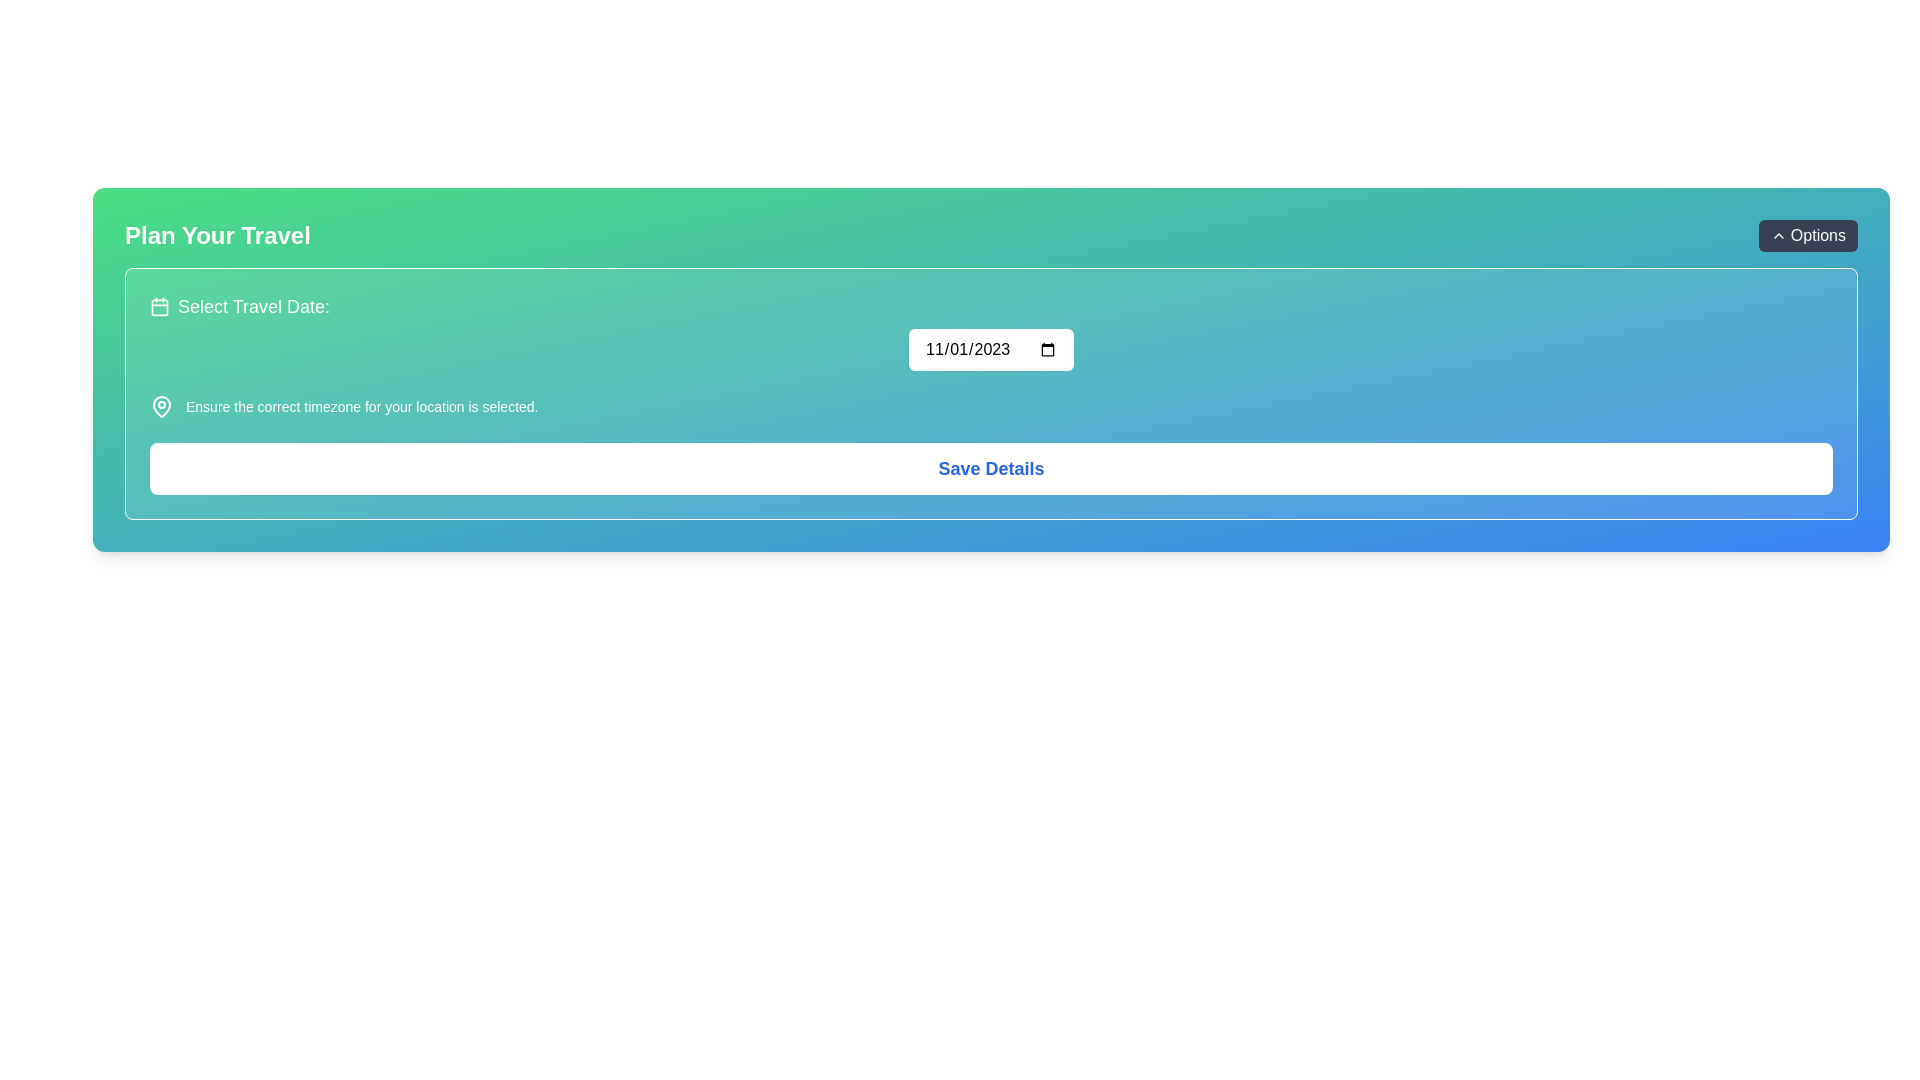 The image size is (1920, 1080). Describe the element at coordinates (1778, 234) in the screenshot. I see `the state change of the upward-pointing chevron icon located within the 'Options' button at the top-right corner of the card component` at that location.